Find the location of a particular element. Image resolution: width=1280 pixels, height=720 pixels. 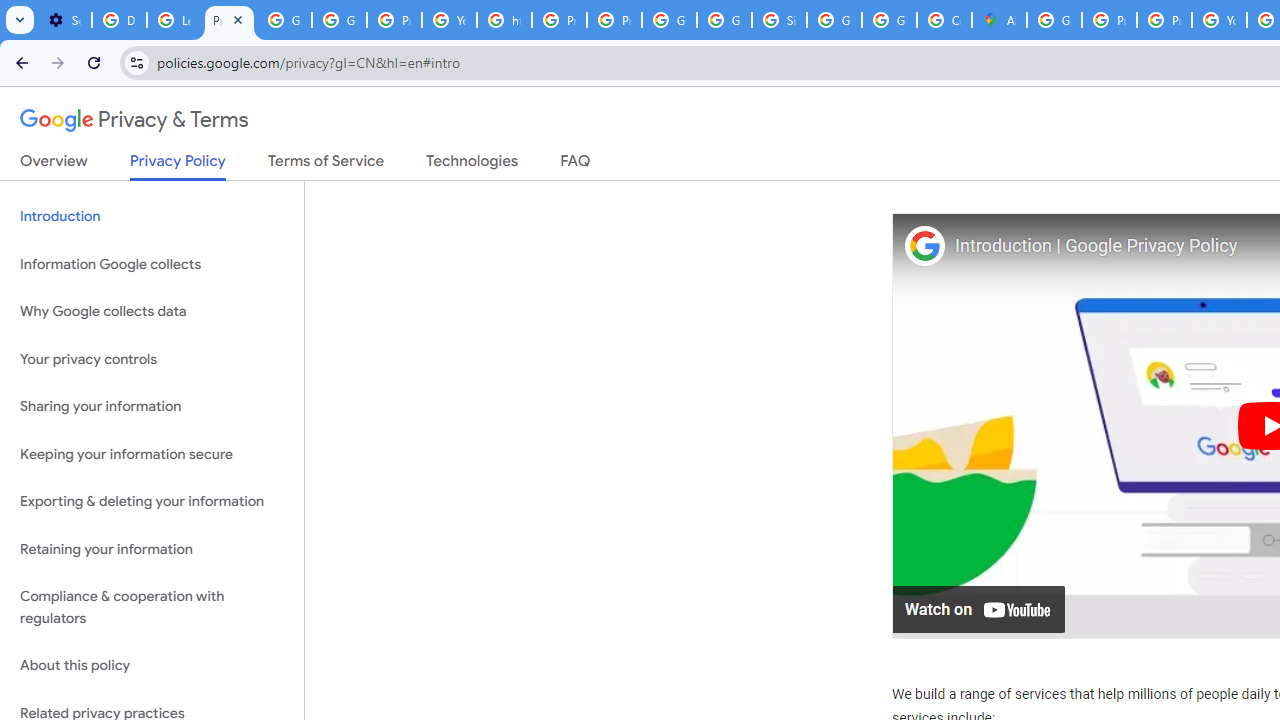

'Create your Google Account' is located at coordinates (943, 20).